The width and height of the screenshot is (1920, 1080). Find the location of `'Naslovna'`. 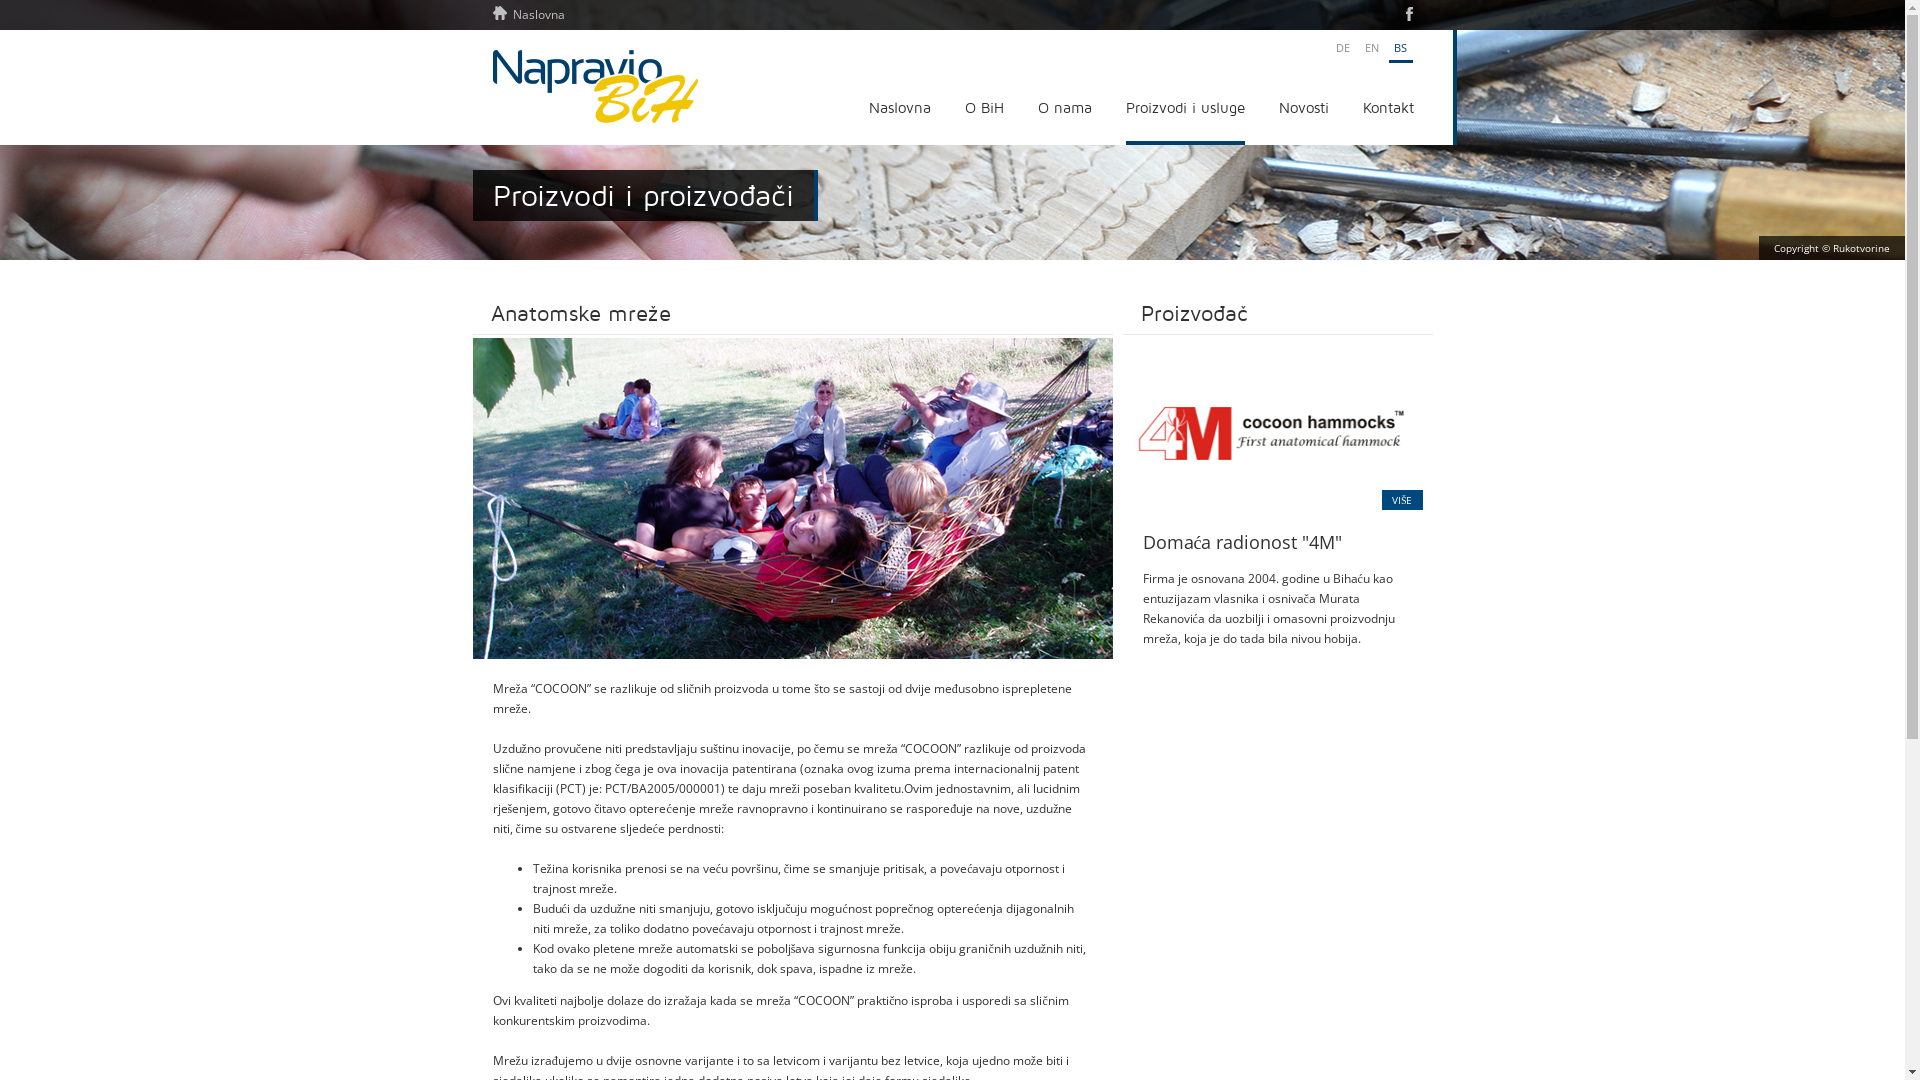

'Naslovna' is located at coordinates (491, 14).